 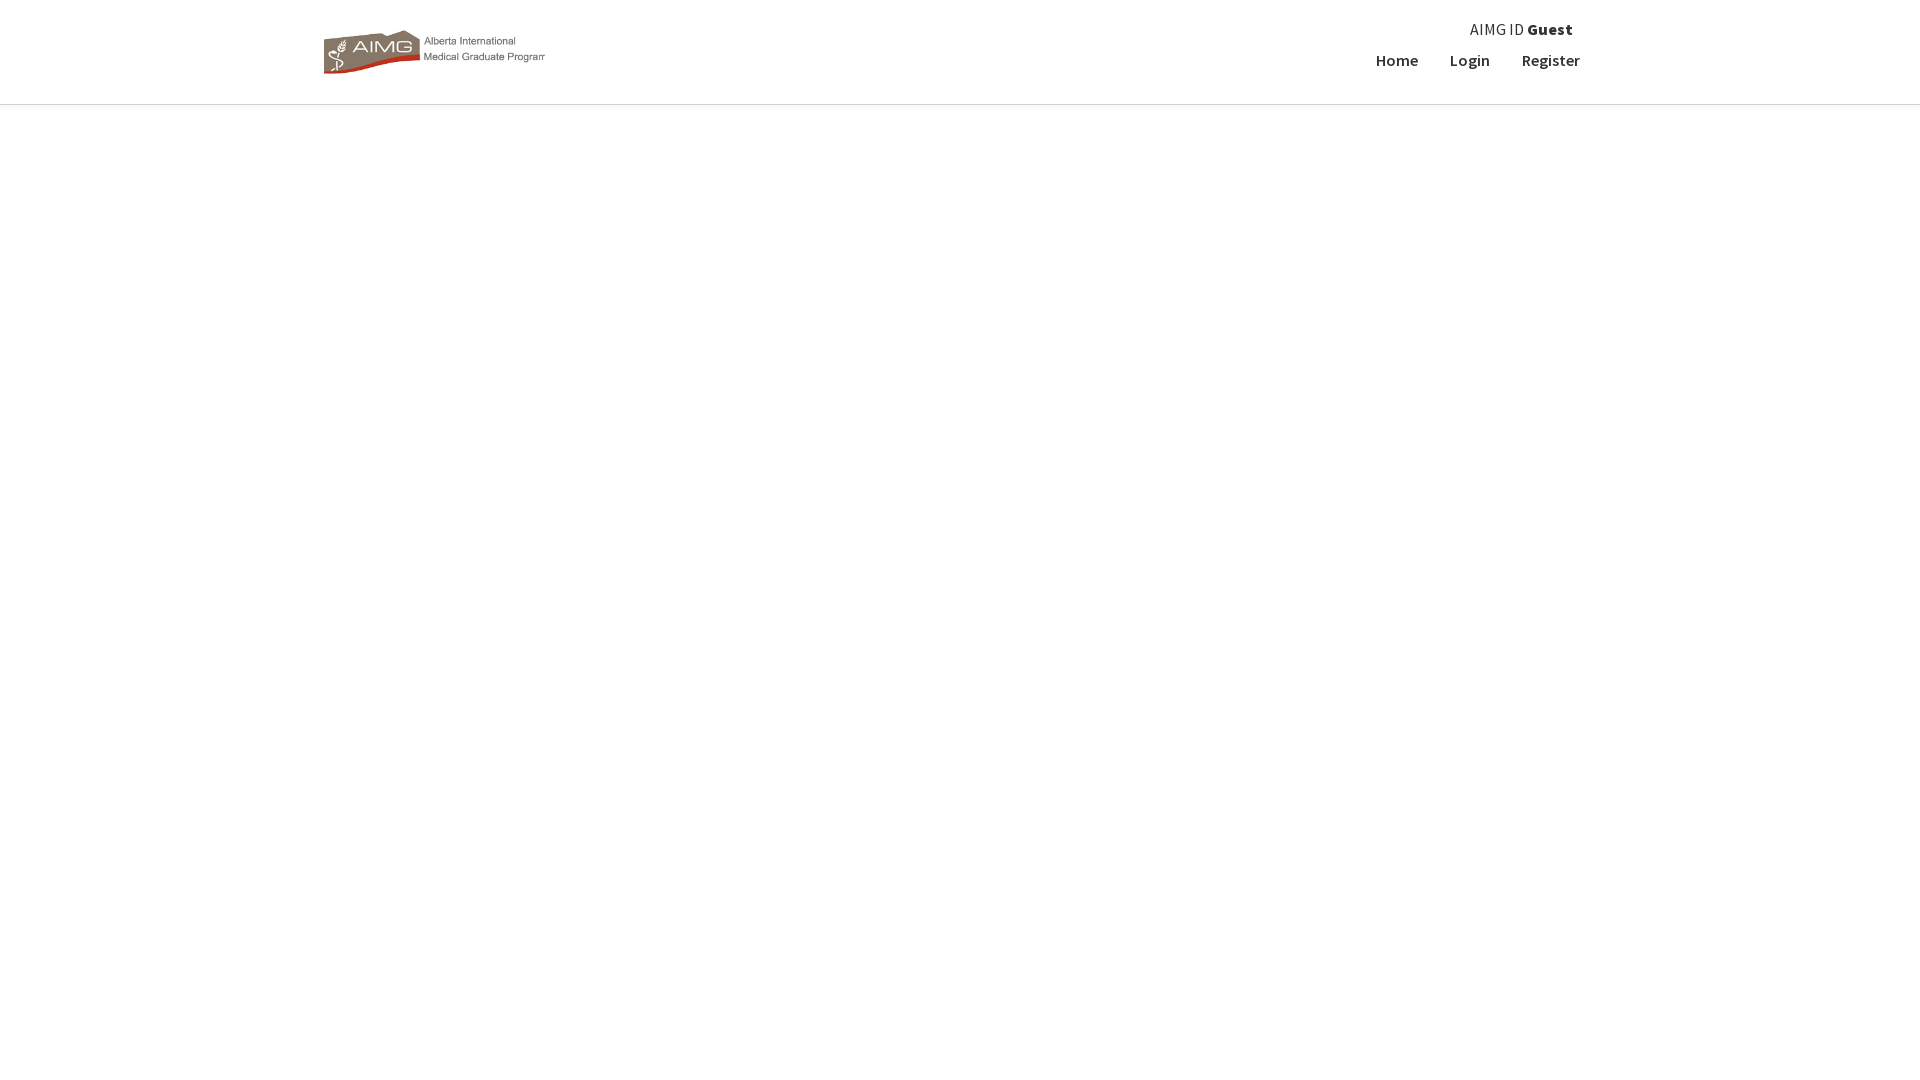 I want to click on 'Register', so click(x=1549, y=59).